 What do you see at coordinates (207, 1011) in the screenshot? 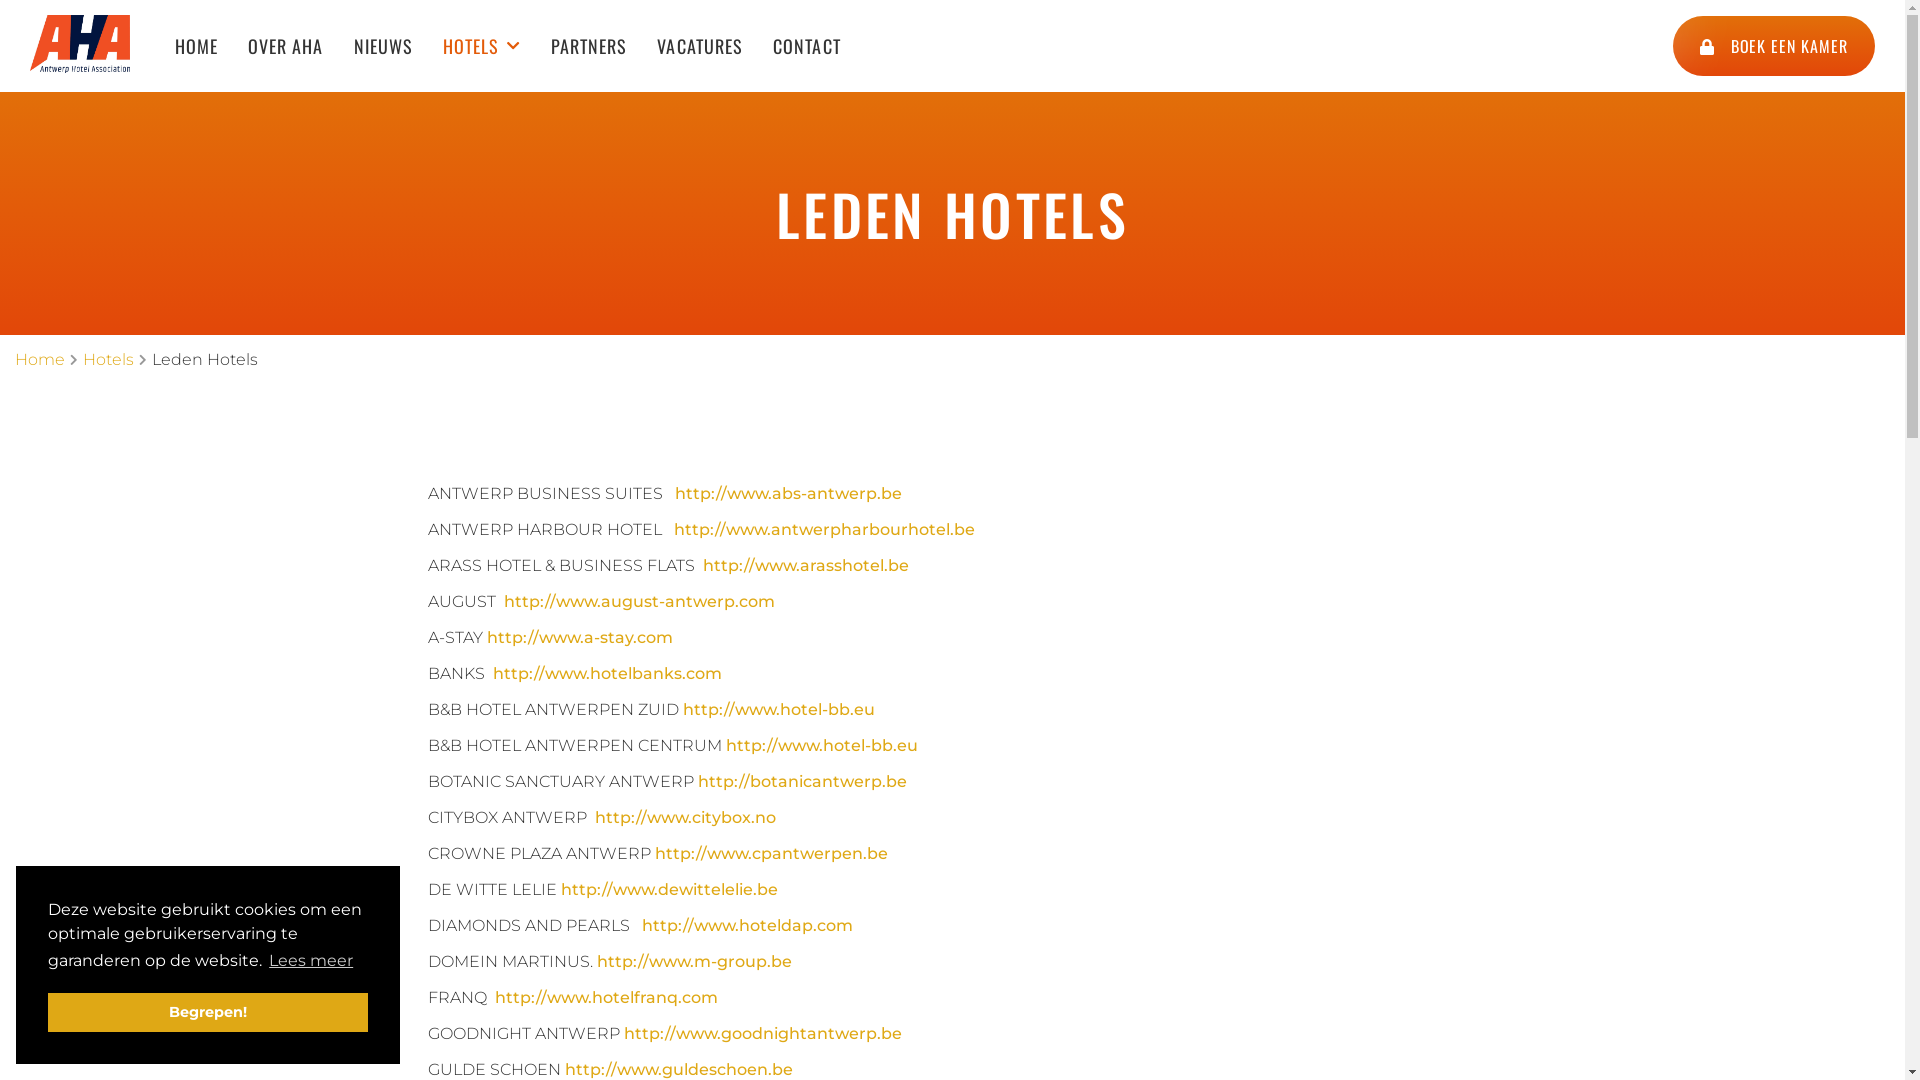
I see `'Begrepen!'` at bounding box center [207, 1011].